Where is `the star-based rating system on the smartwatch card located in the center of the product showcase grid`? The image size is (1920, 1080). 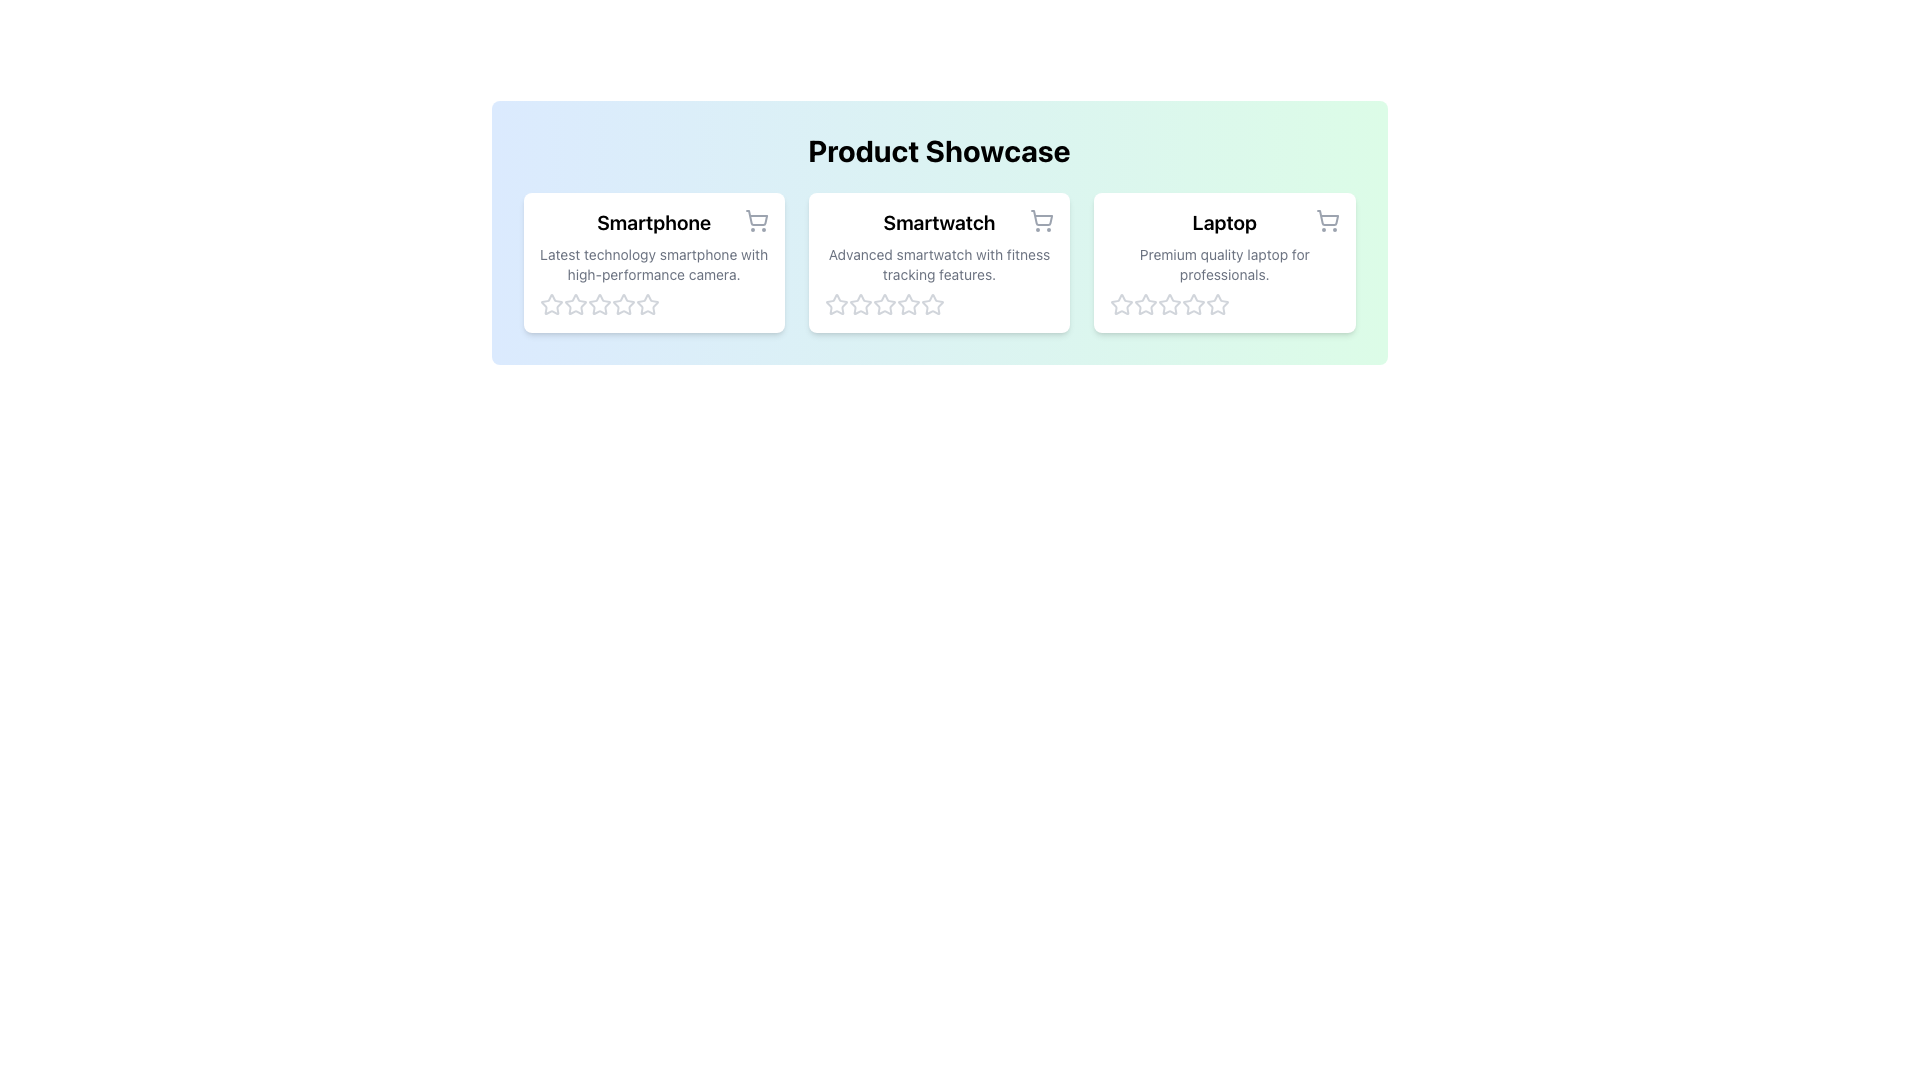
the star-based rating system on the smartwatch card located in the center of the product showcase grid is located at coordinates (938, 261).